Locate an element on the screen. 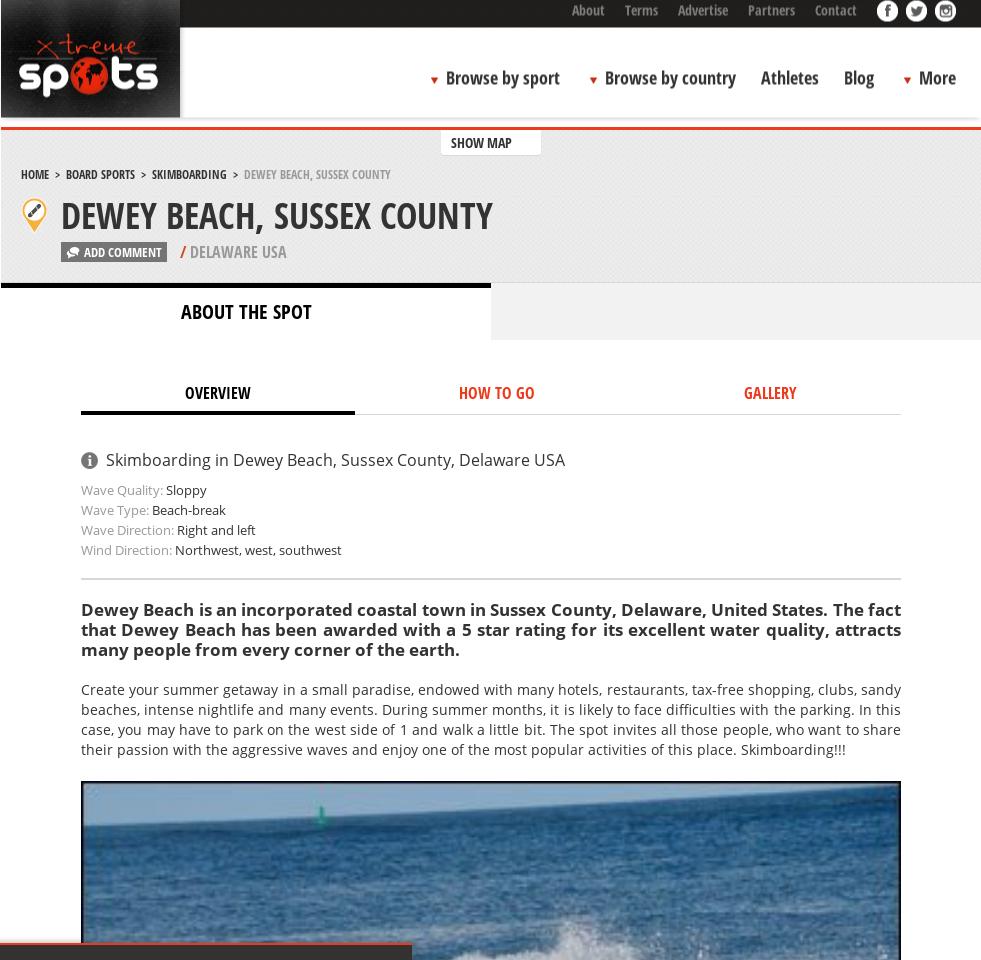 The height and width of the screenshot is (960, 981). 'HOW TO GO' is located at coordinates (496, 390).